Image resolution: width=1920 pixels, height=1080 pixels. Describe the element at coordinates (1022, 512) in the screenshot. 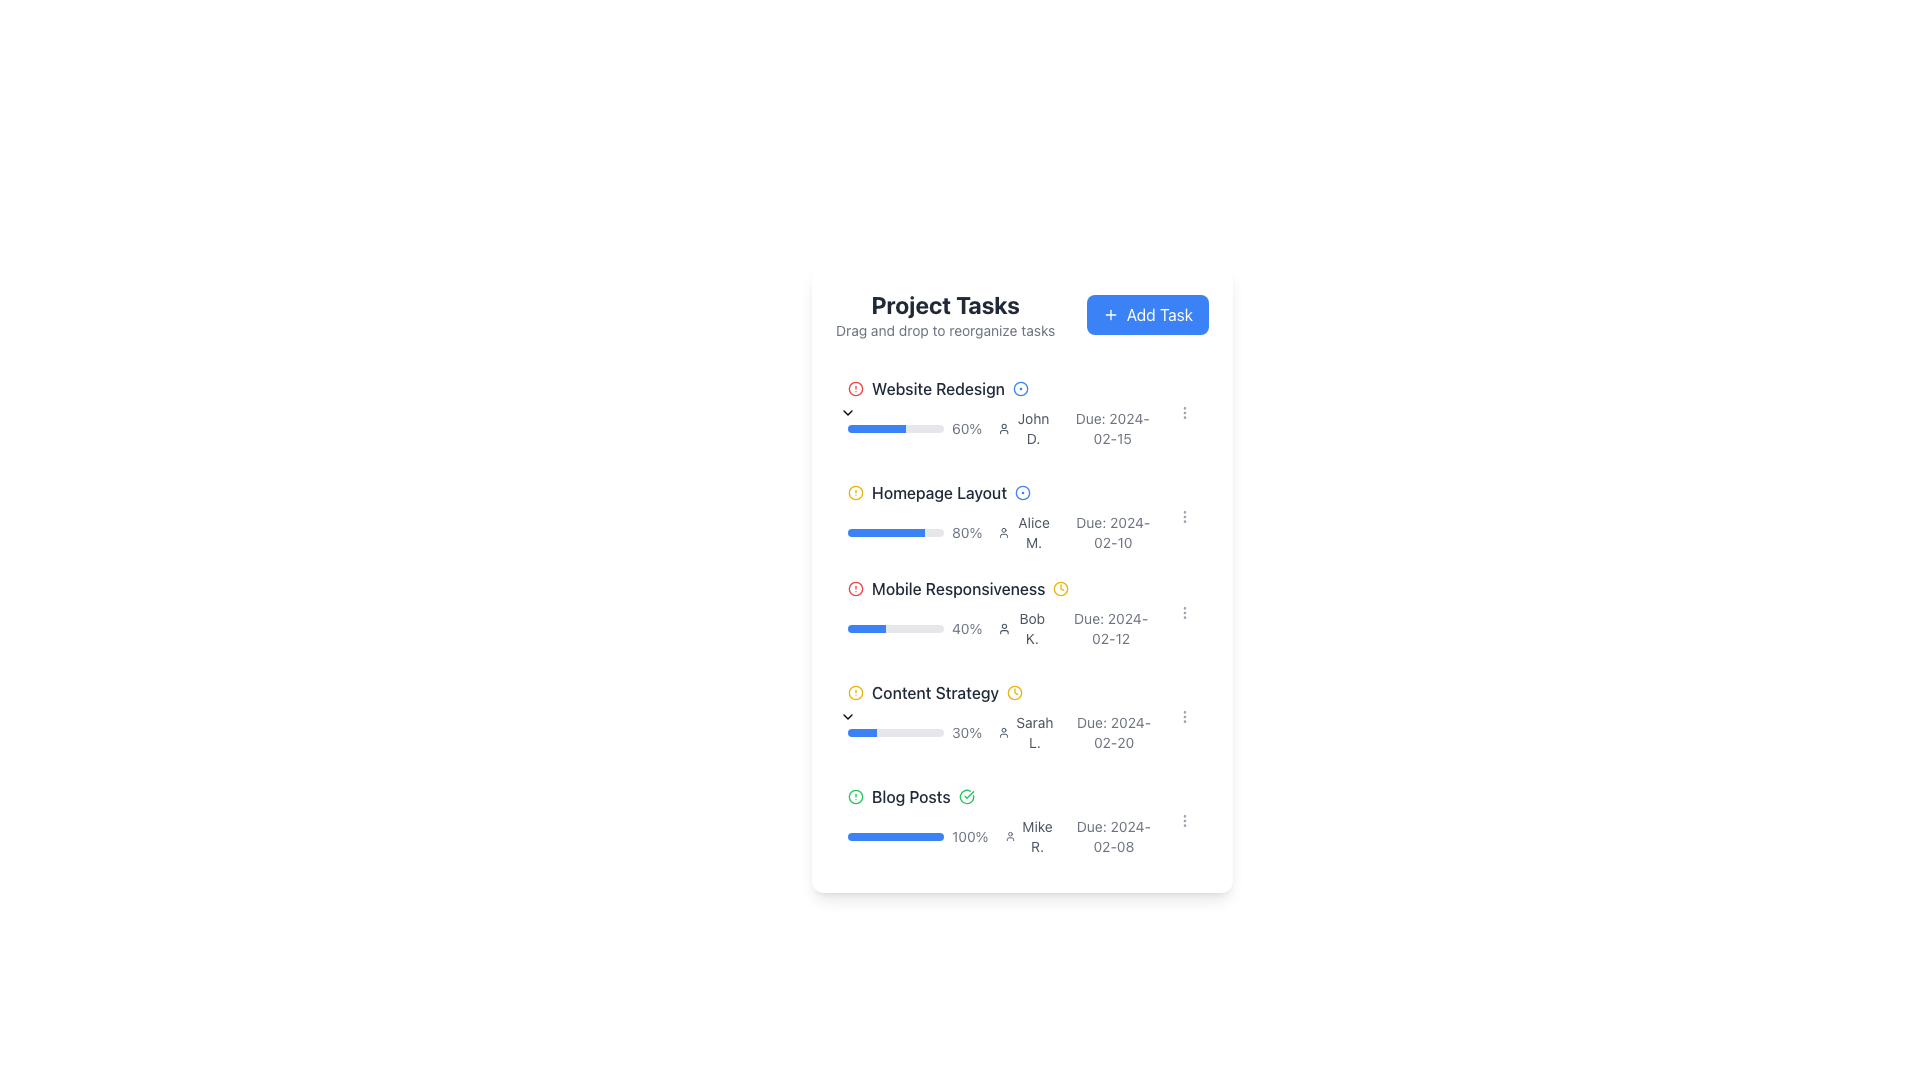

I see `the 'Homepage Layout' task item in the task list` at that location.